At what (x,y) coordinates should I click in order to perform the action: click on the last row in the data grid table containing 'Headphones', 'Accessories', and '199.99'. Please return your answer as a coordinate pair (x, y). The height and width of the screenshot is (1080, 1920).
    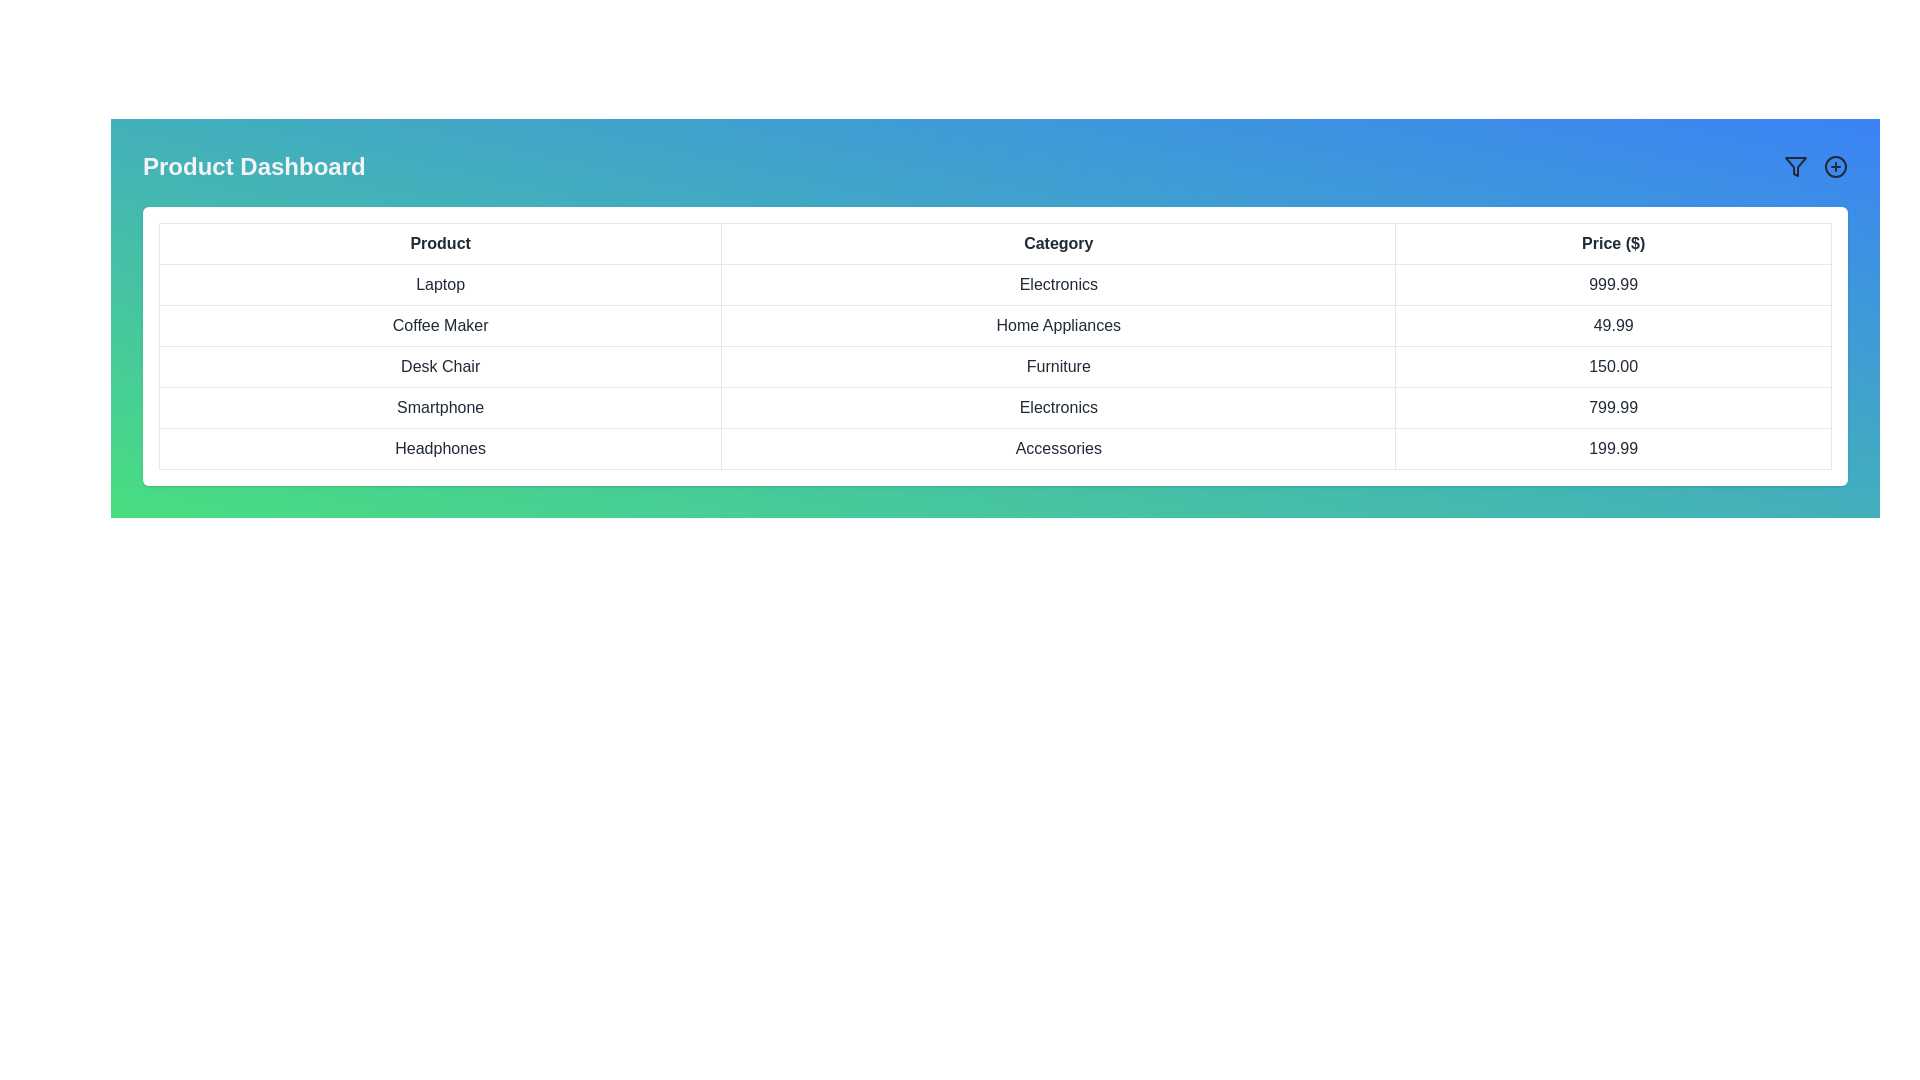
    Looking at the image, I should click on (995, 447).